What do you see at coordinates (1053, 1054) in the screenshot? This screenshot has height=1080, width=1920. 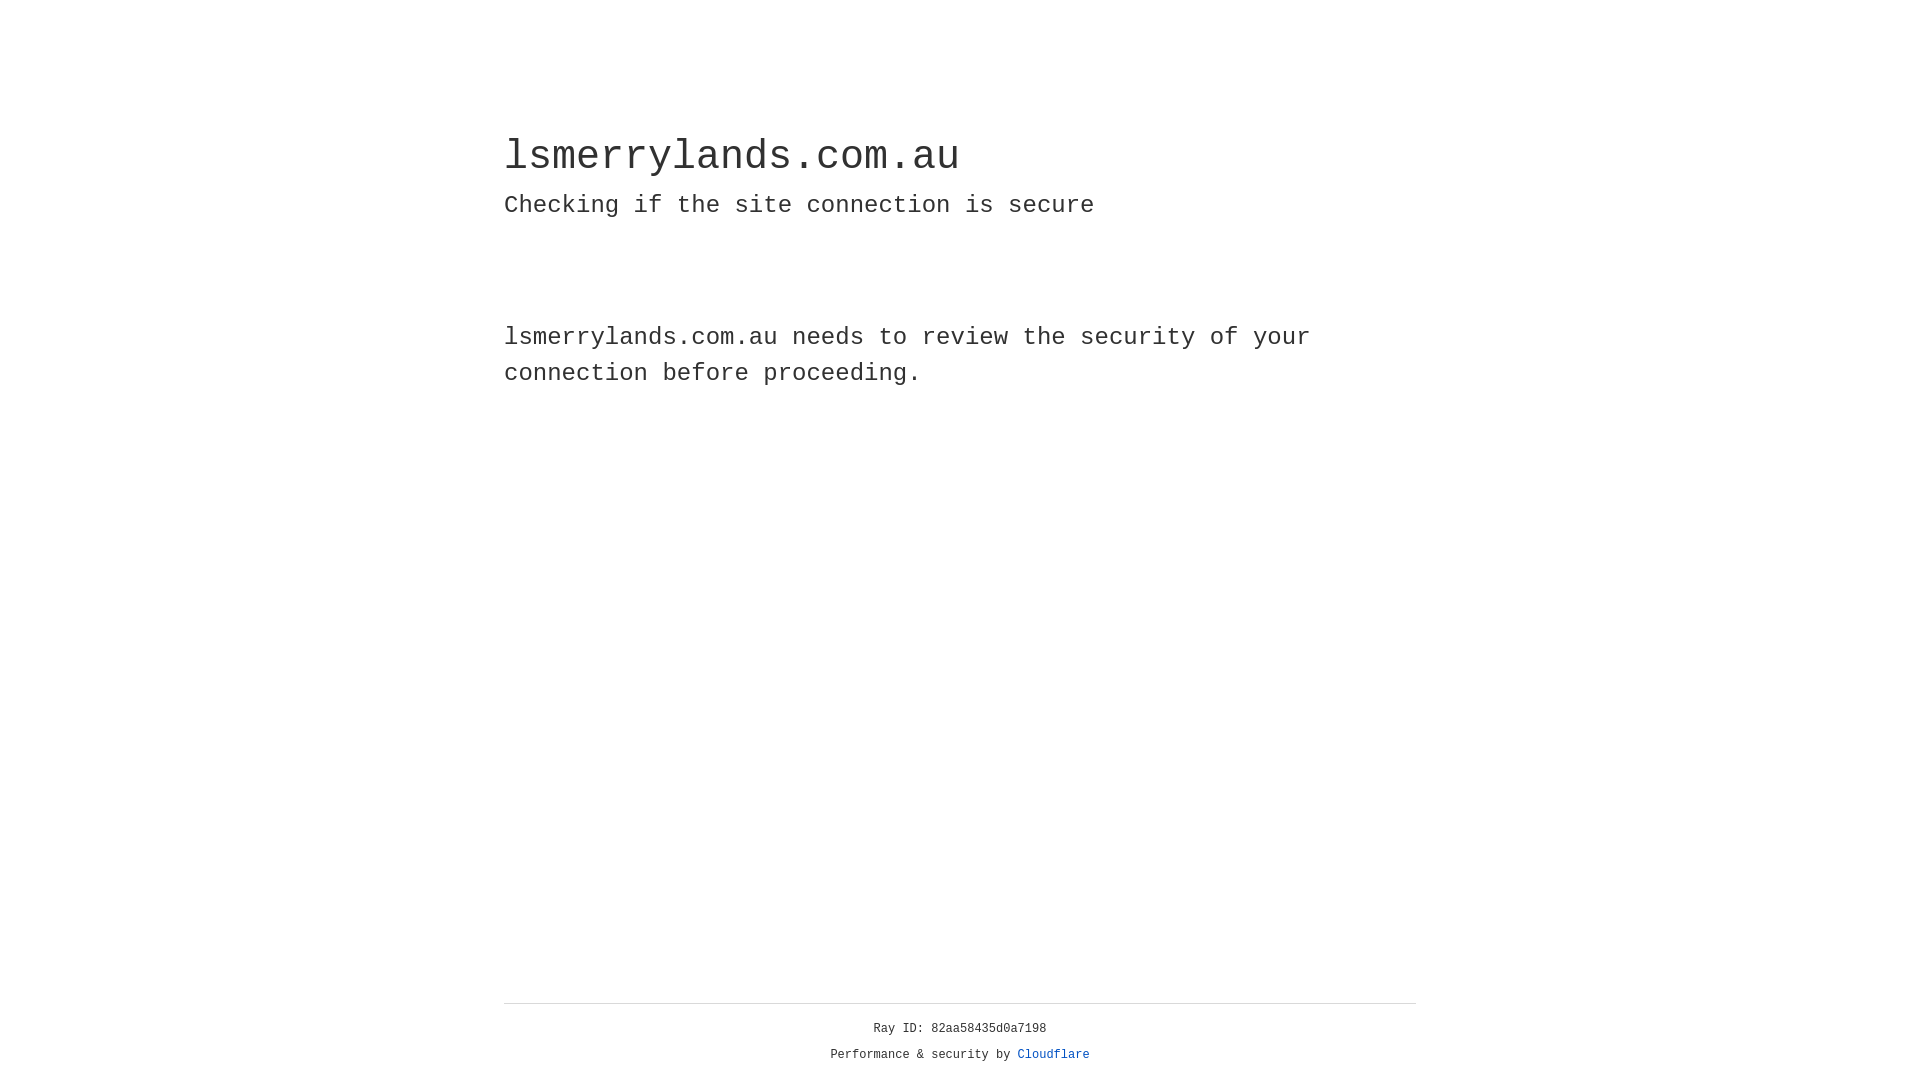 I see `'Cloudflare'` at bounding box center [1053, 1054].